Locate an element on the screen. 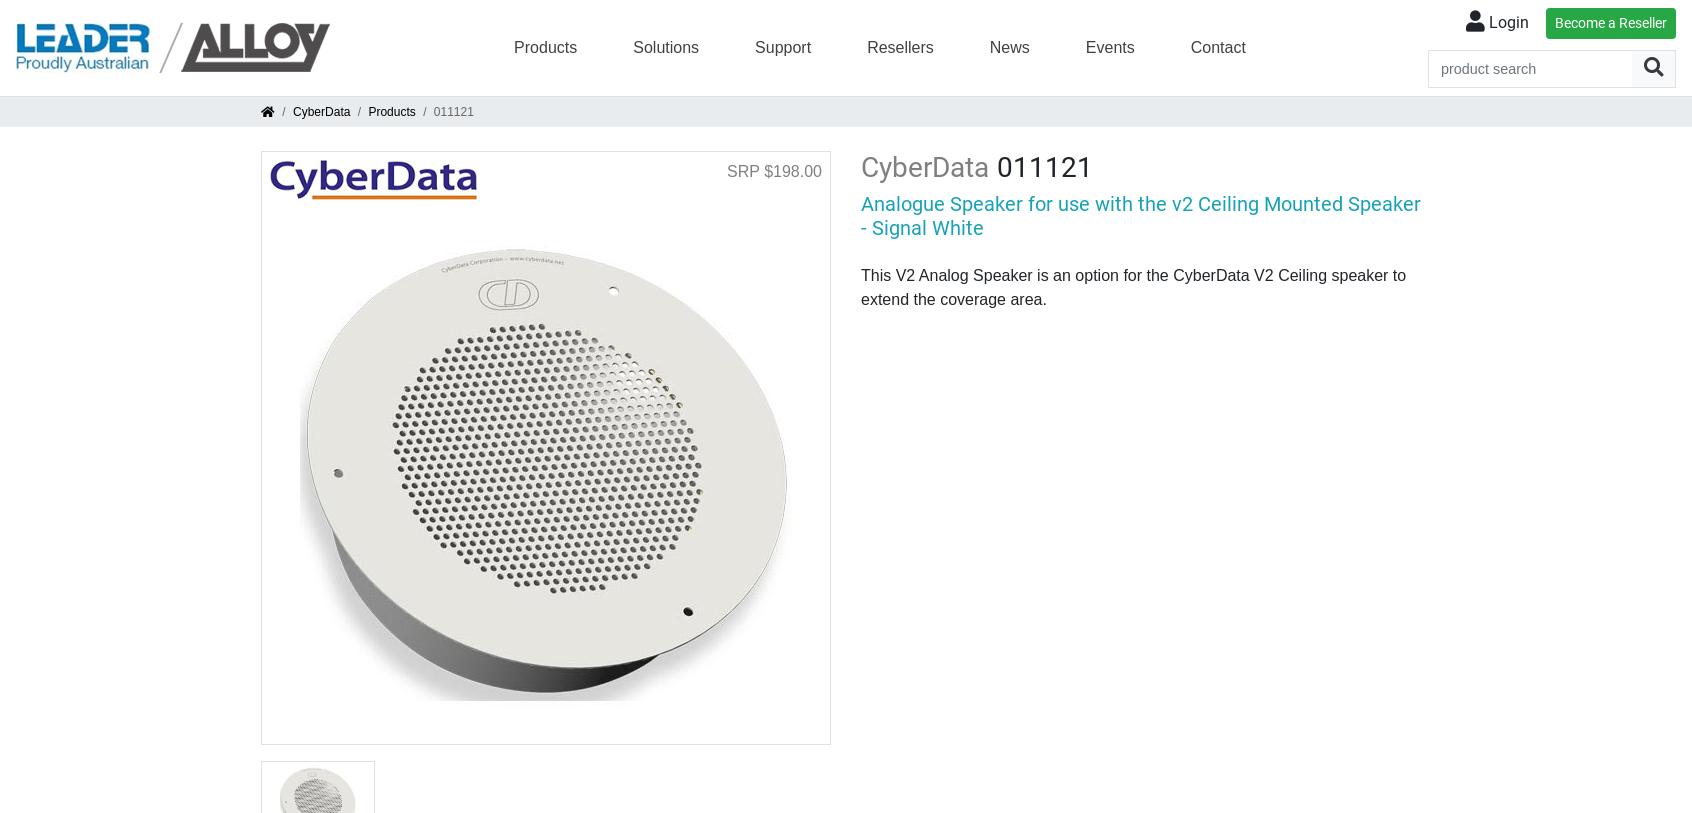 The width and height of the screenshot is (1692, 813). 'Contact' is located at coordinates (1188, 45).